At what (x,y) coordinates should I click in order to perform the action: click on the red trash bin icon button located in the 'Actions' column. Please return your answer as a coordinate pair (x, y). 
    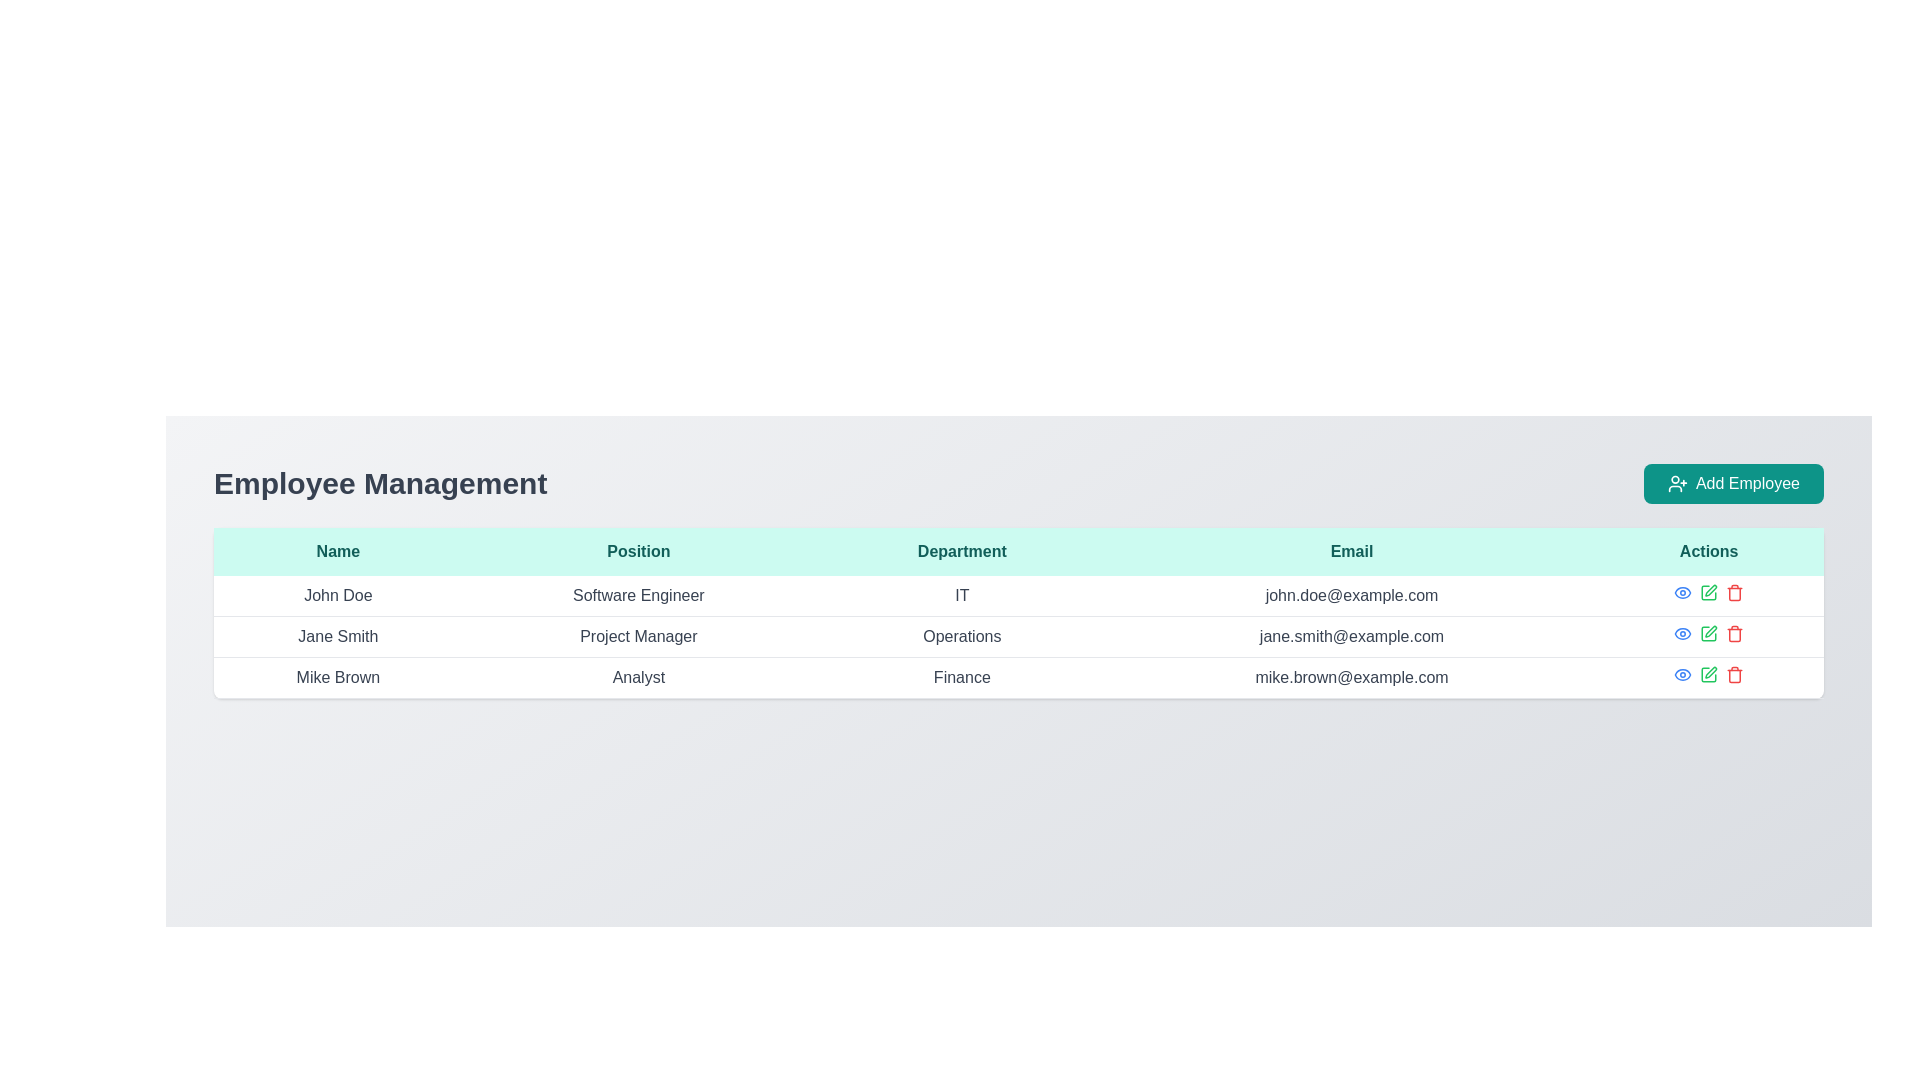
    Looking at the image, I should click on (1733, 633).